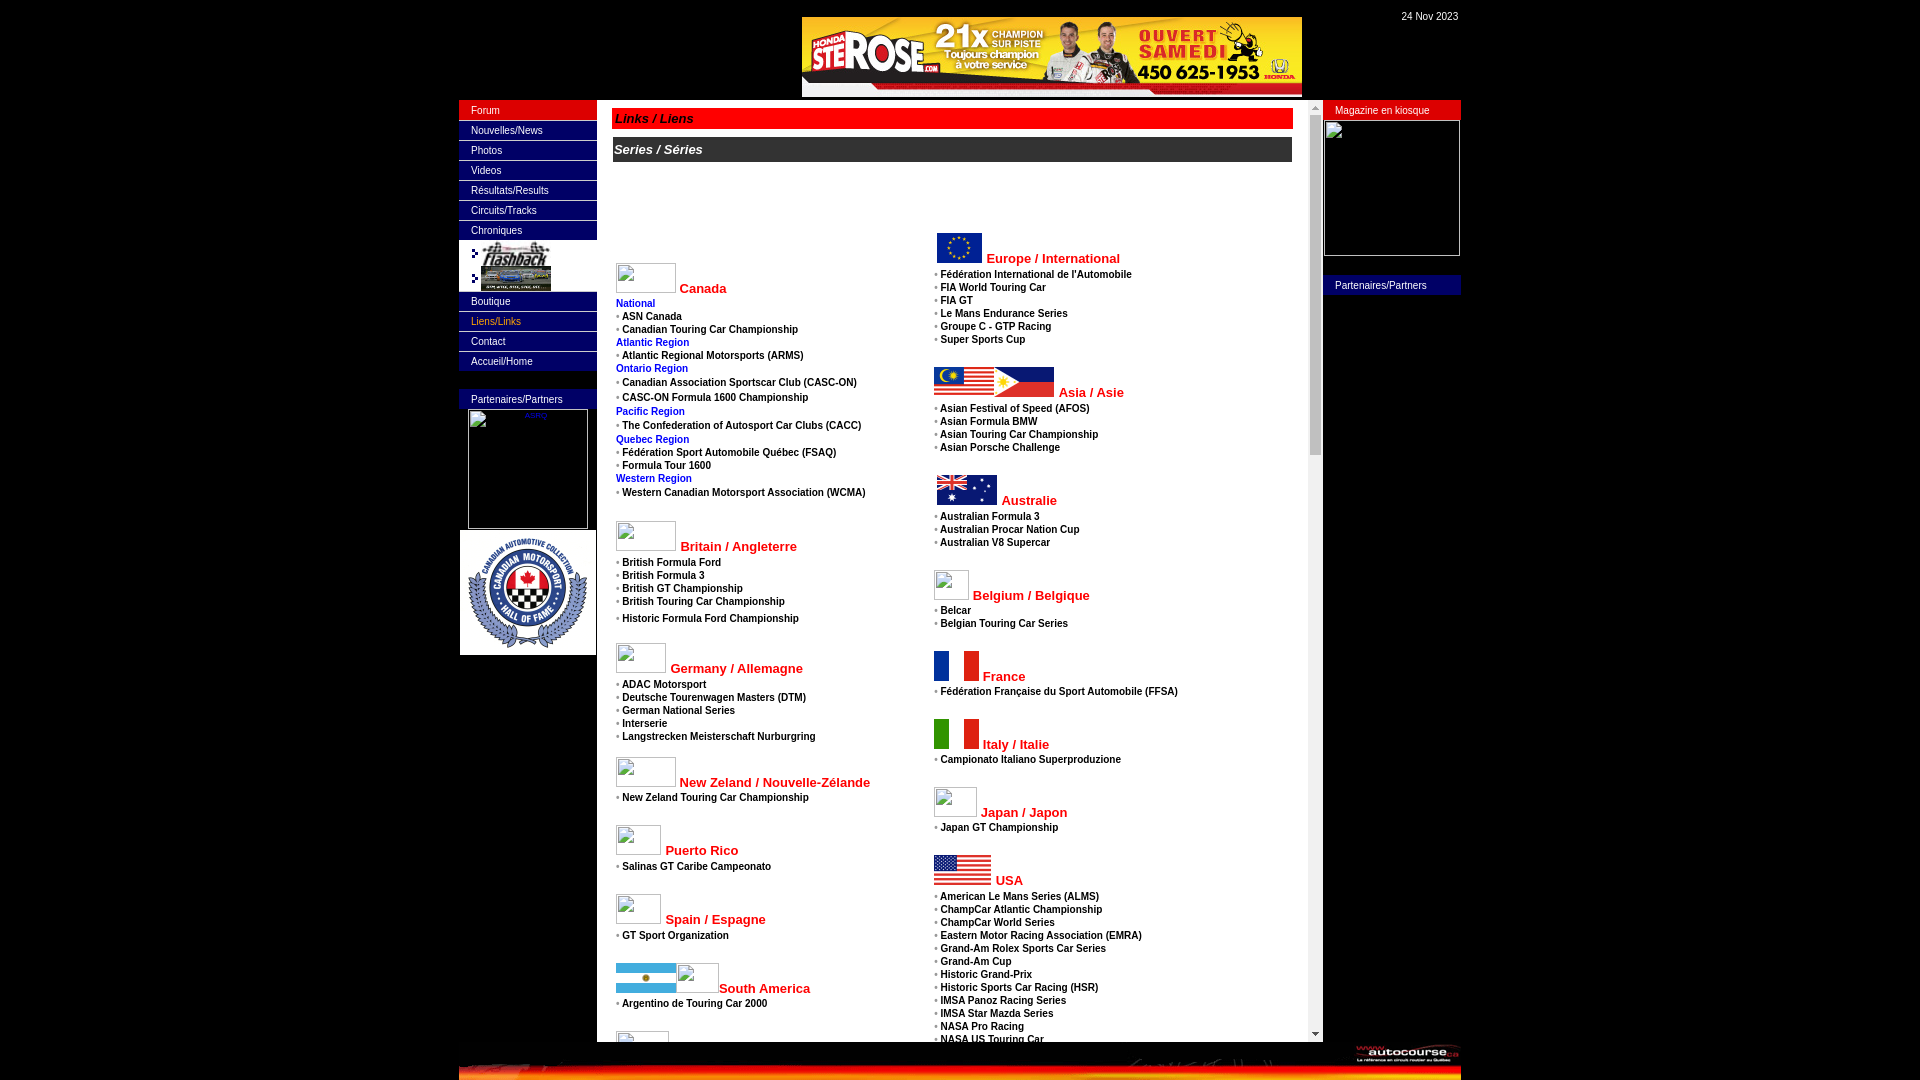 The image size is (1920, 1080). What do you see at coordinates (507, 130) in the screenshot?
I see `'Nouvelles/News'` at bounding box center [507, 130].